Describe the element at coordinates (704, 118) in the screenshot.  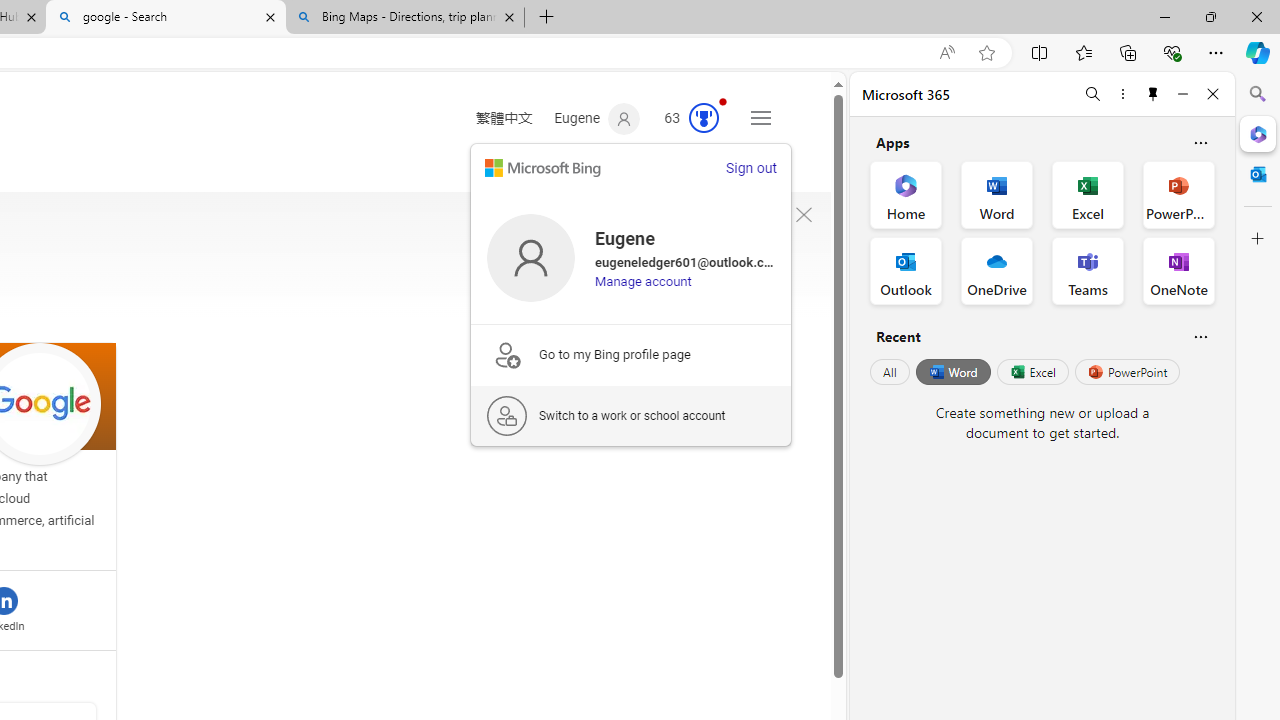
I see `'AutomationID: serp_medal_svg'` at that location.